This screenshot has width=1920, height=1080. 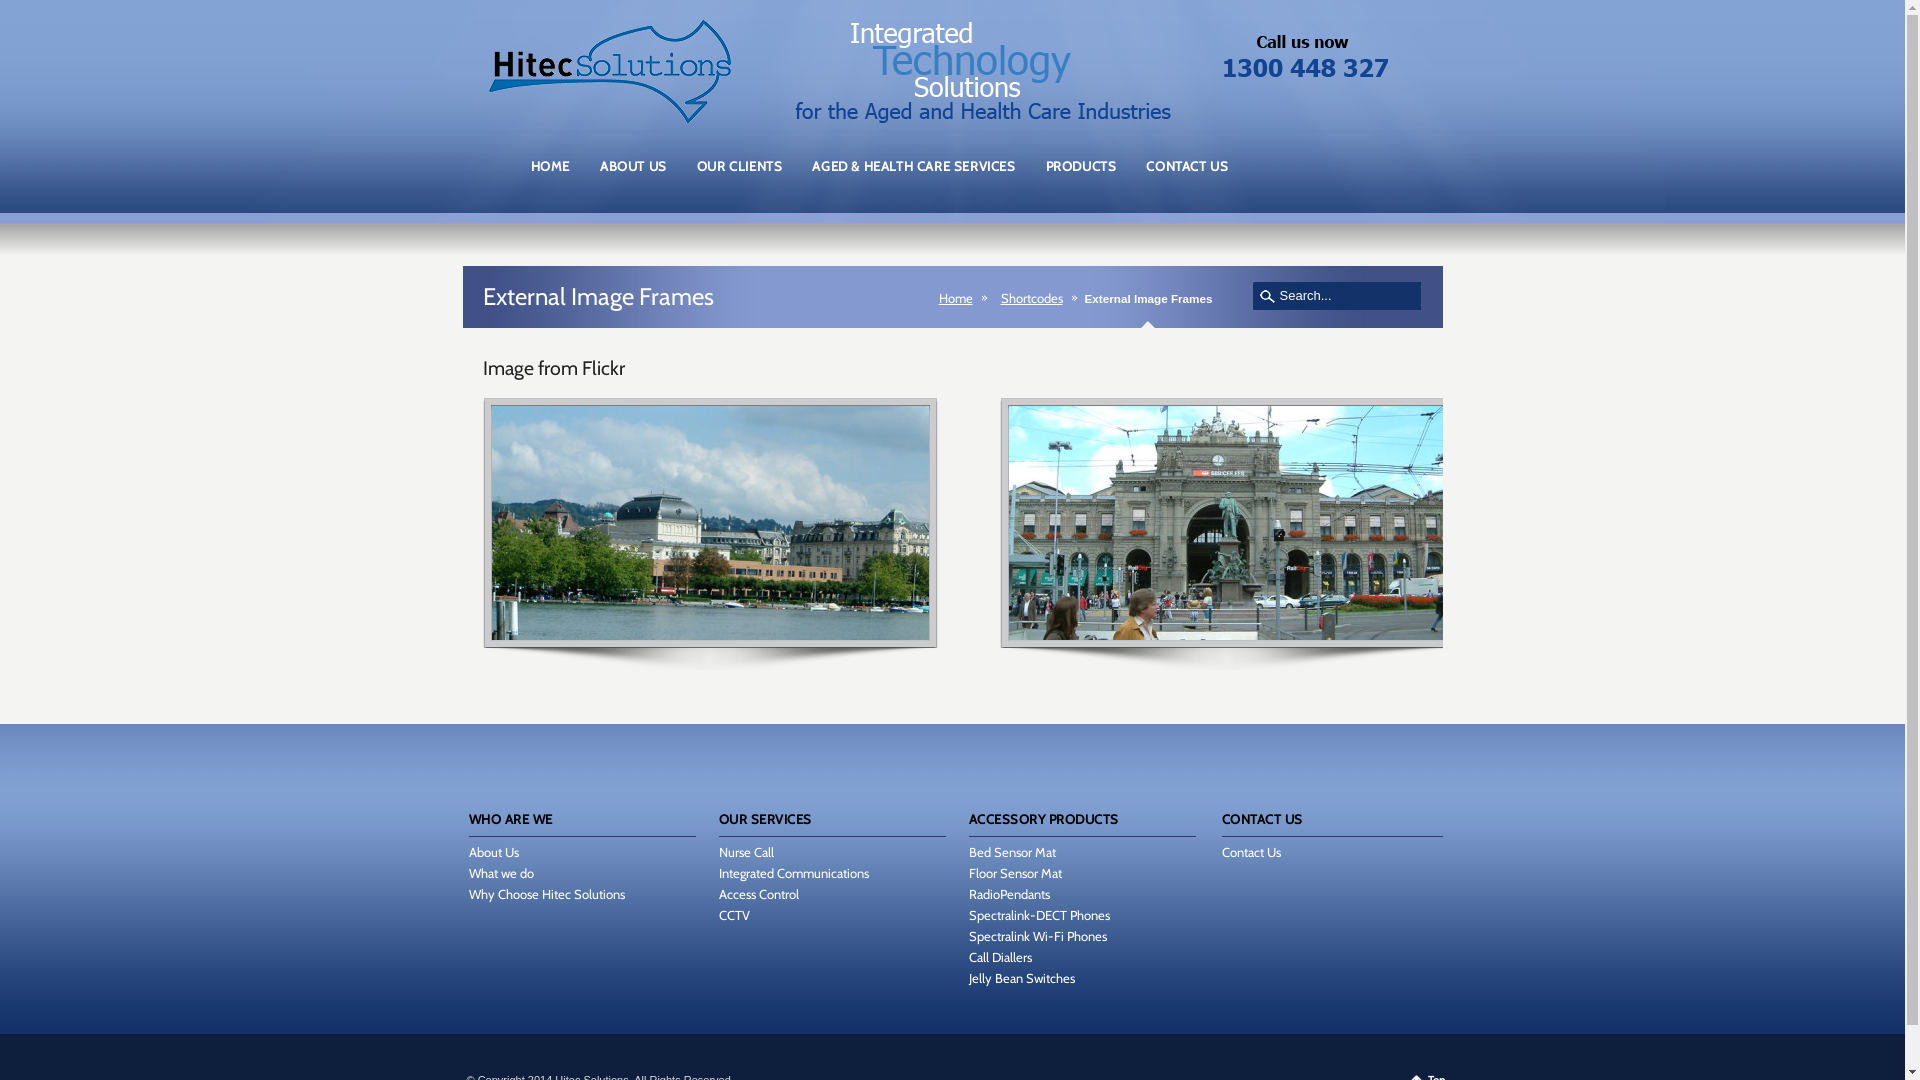 What do you see at coordinates (1038, 914) in the screenshot?
I see `'Spectralink-DECT Phones'` at bounding box center [1038, 914].